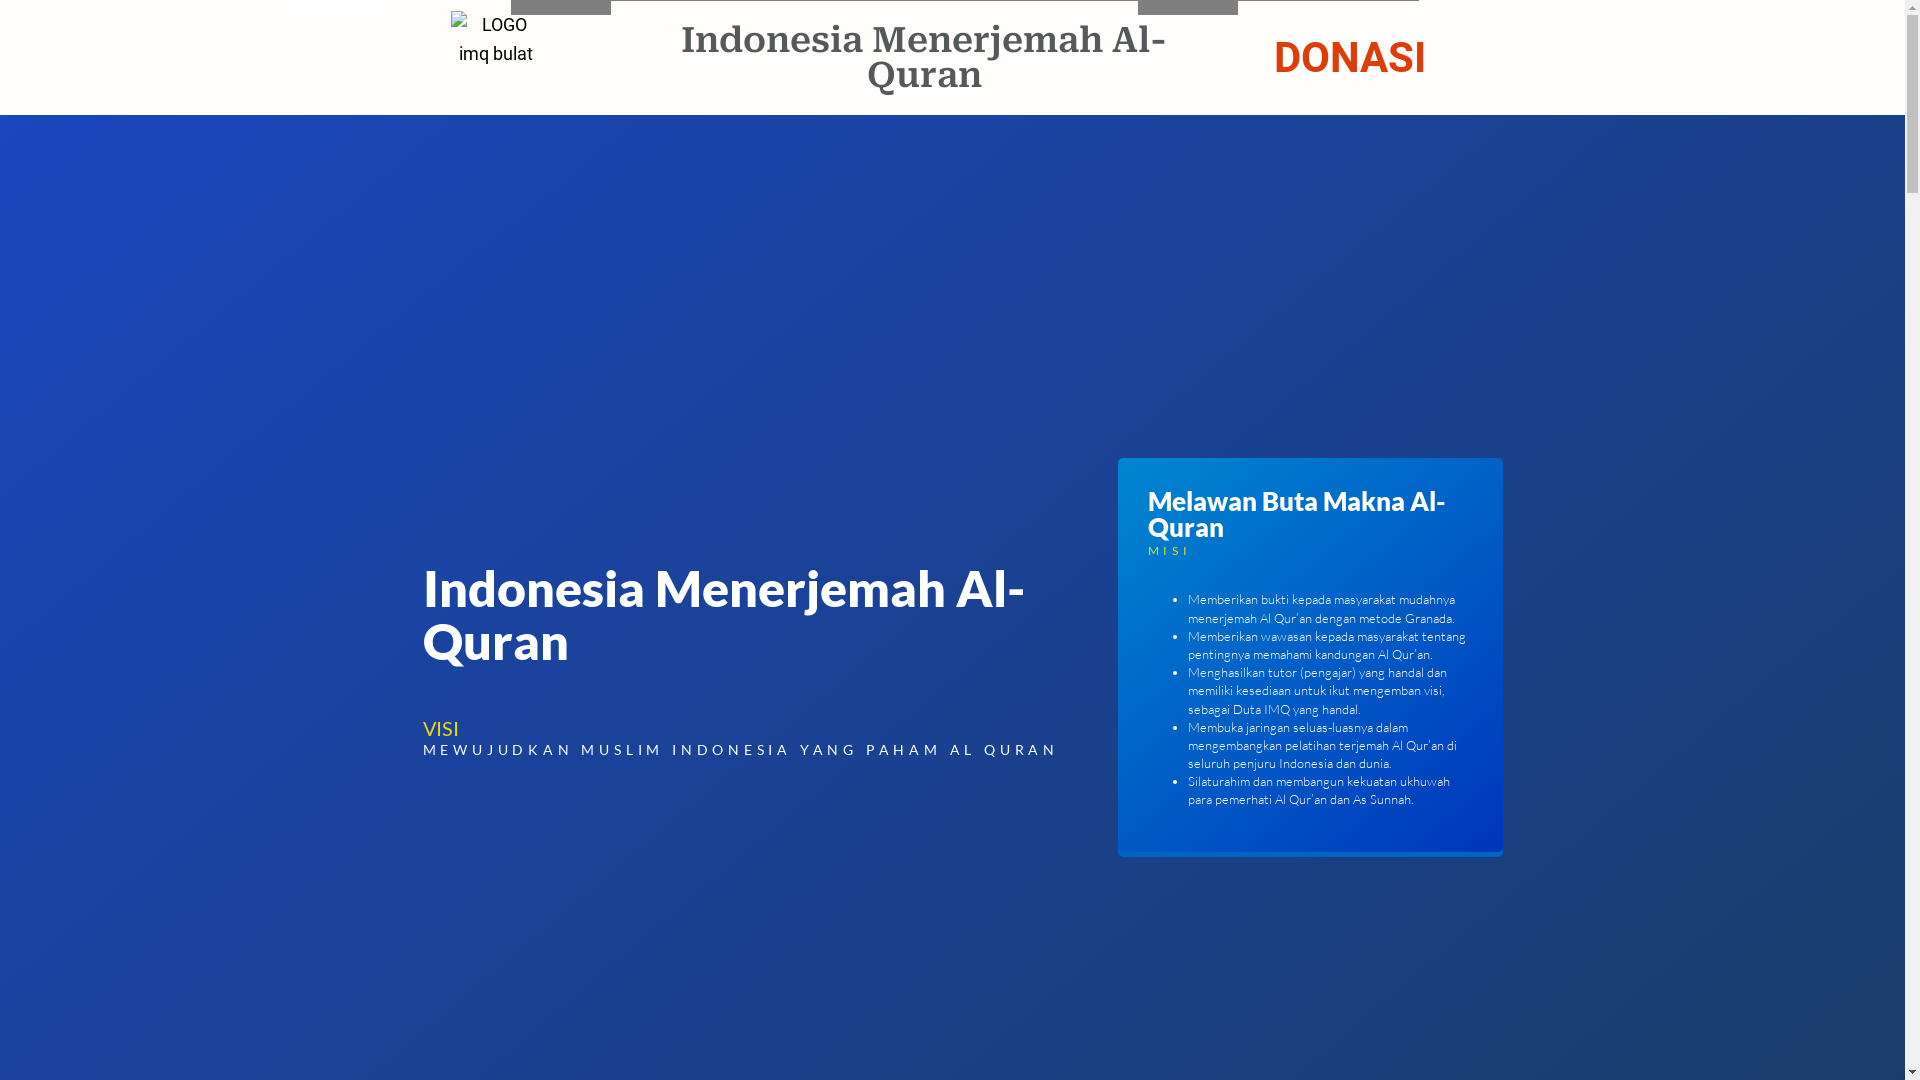 The width and height of the screenshot is (1920, 1080). What do you see at coordinates (1349, 56) in the screenshot?
I see `'DONASI'` at bounding box center [1349, 56].